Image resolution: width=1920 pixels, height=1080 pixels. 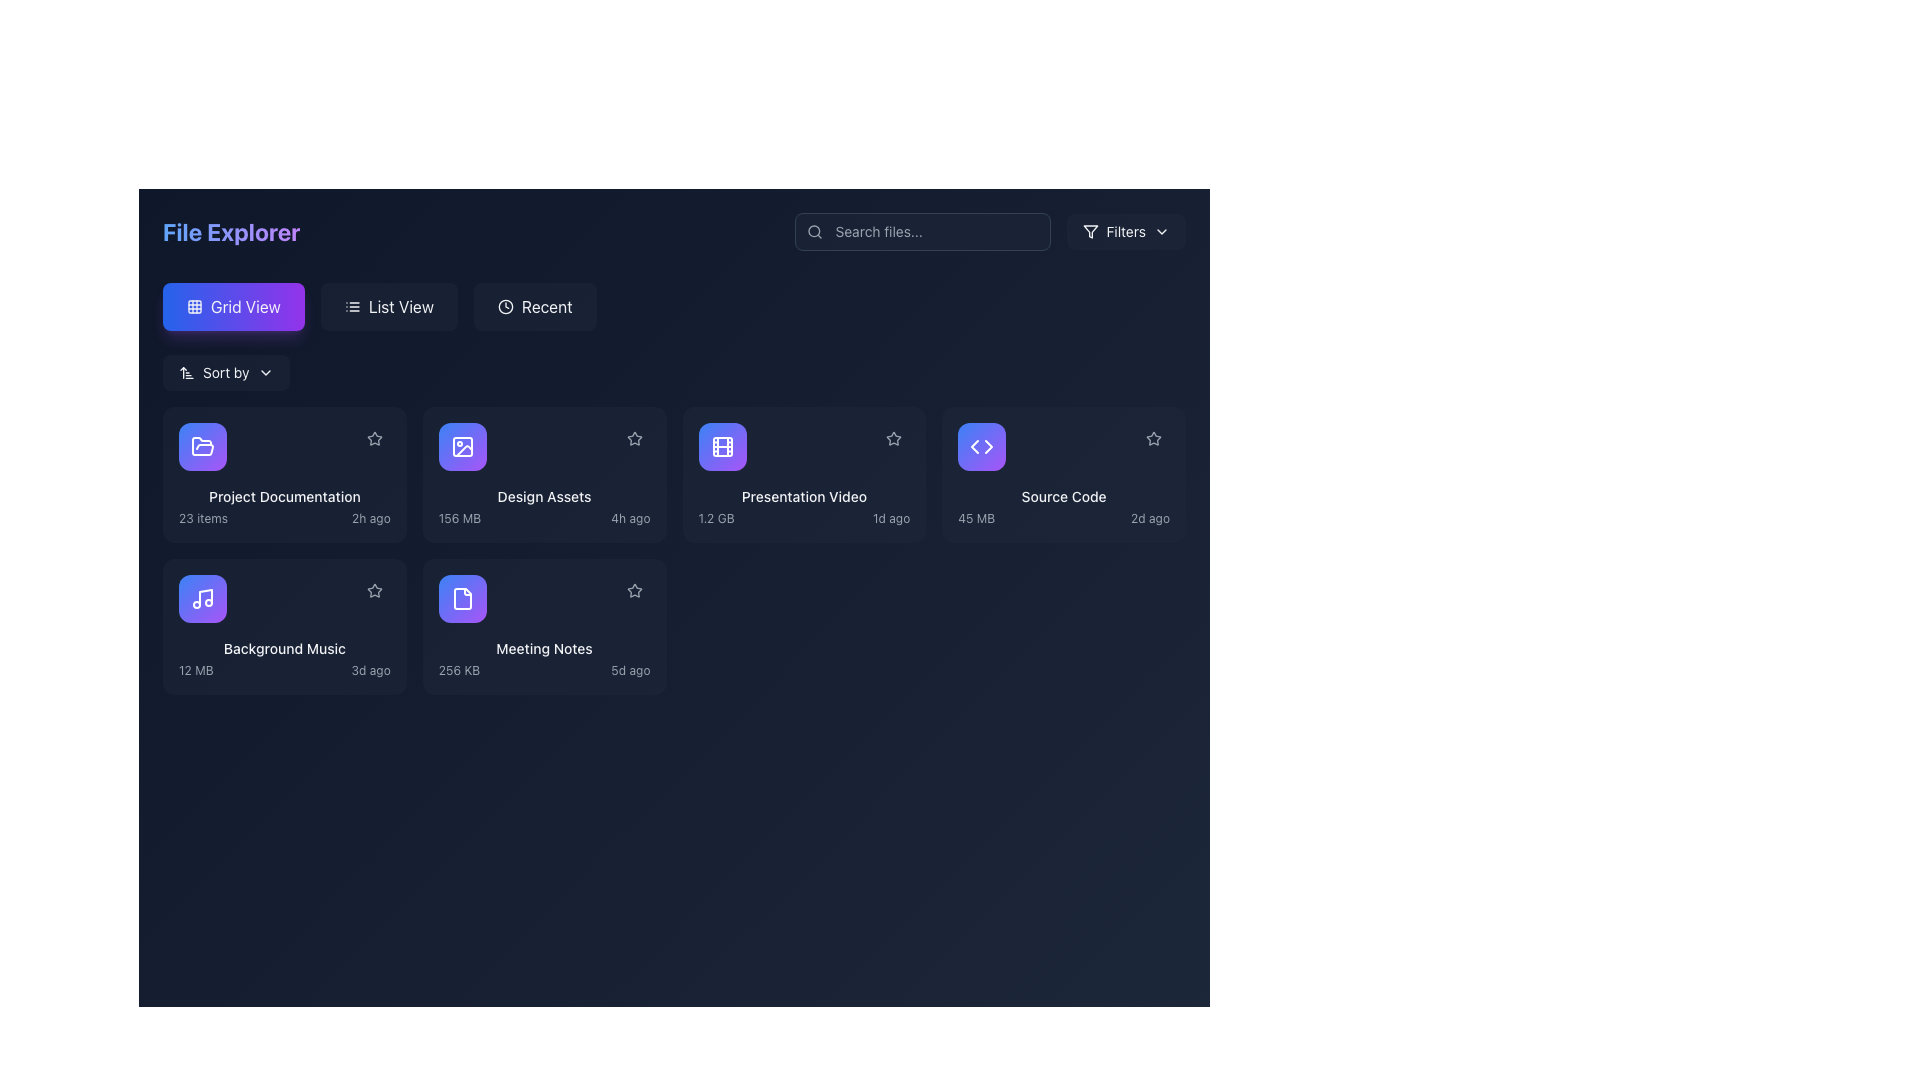 What do you see at coordinates (633, 589) in the screenshot?
I see `the unselected star-shaped icon located in the top-right corner of the 'Meeting Notes' file card` at bounding box center [633, 589].